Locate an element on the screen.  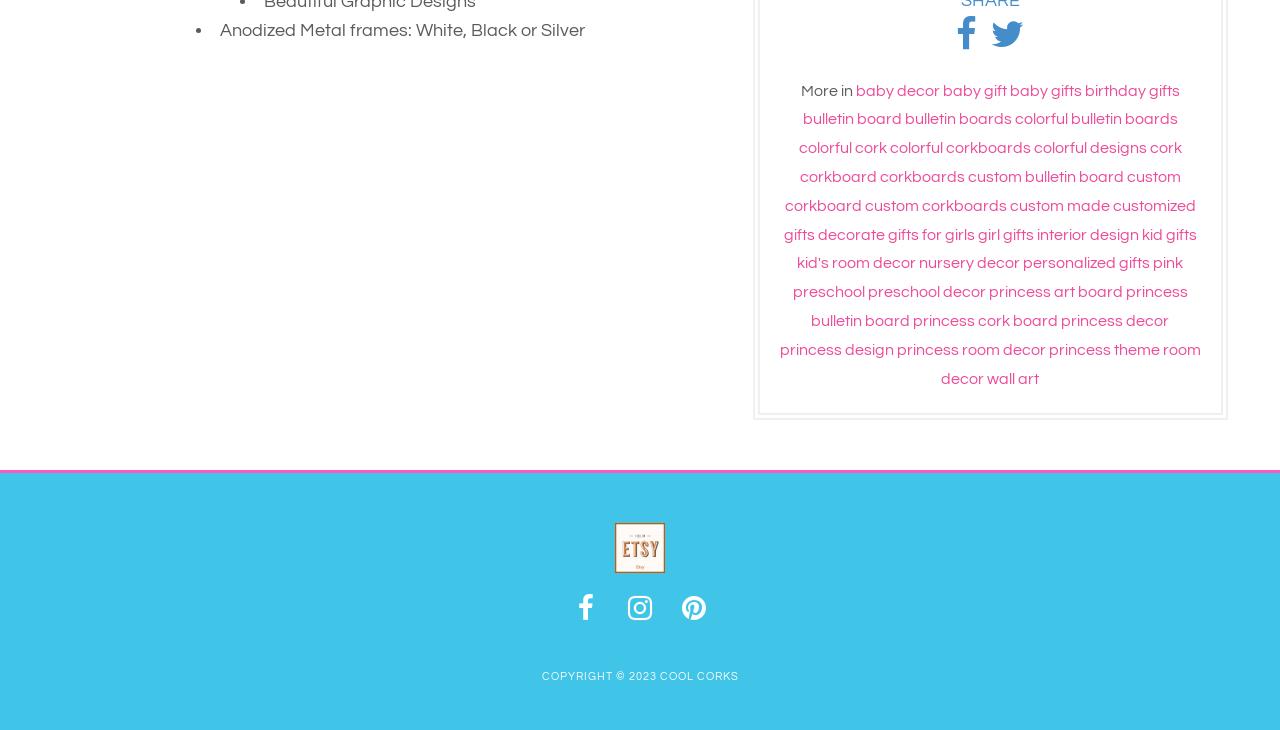
'Cool Corks' is located at coordinates (698, 676).